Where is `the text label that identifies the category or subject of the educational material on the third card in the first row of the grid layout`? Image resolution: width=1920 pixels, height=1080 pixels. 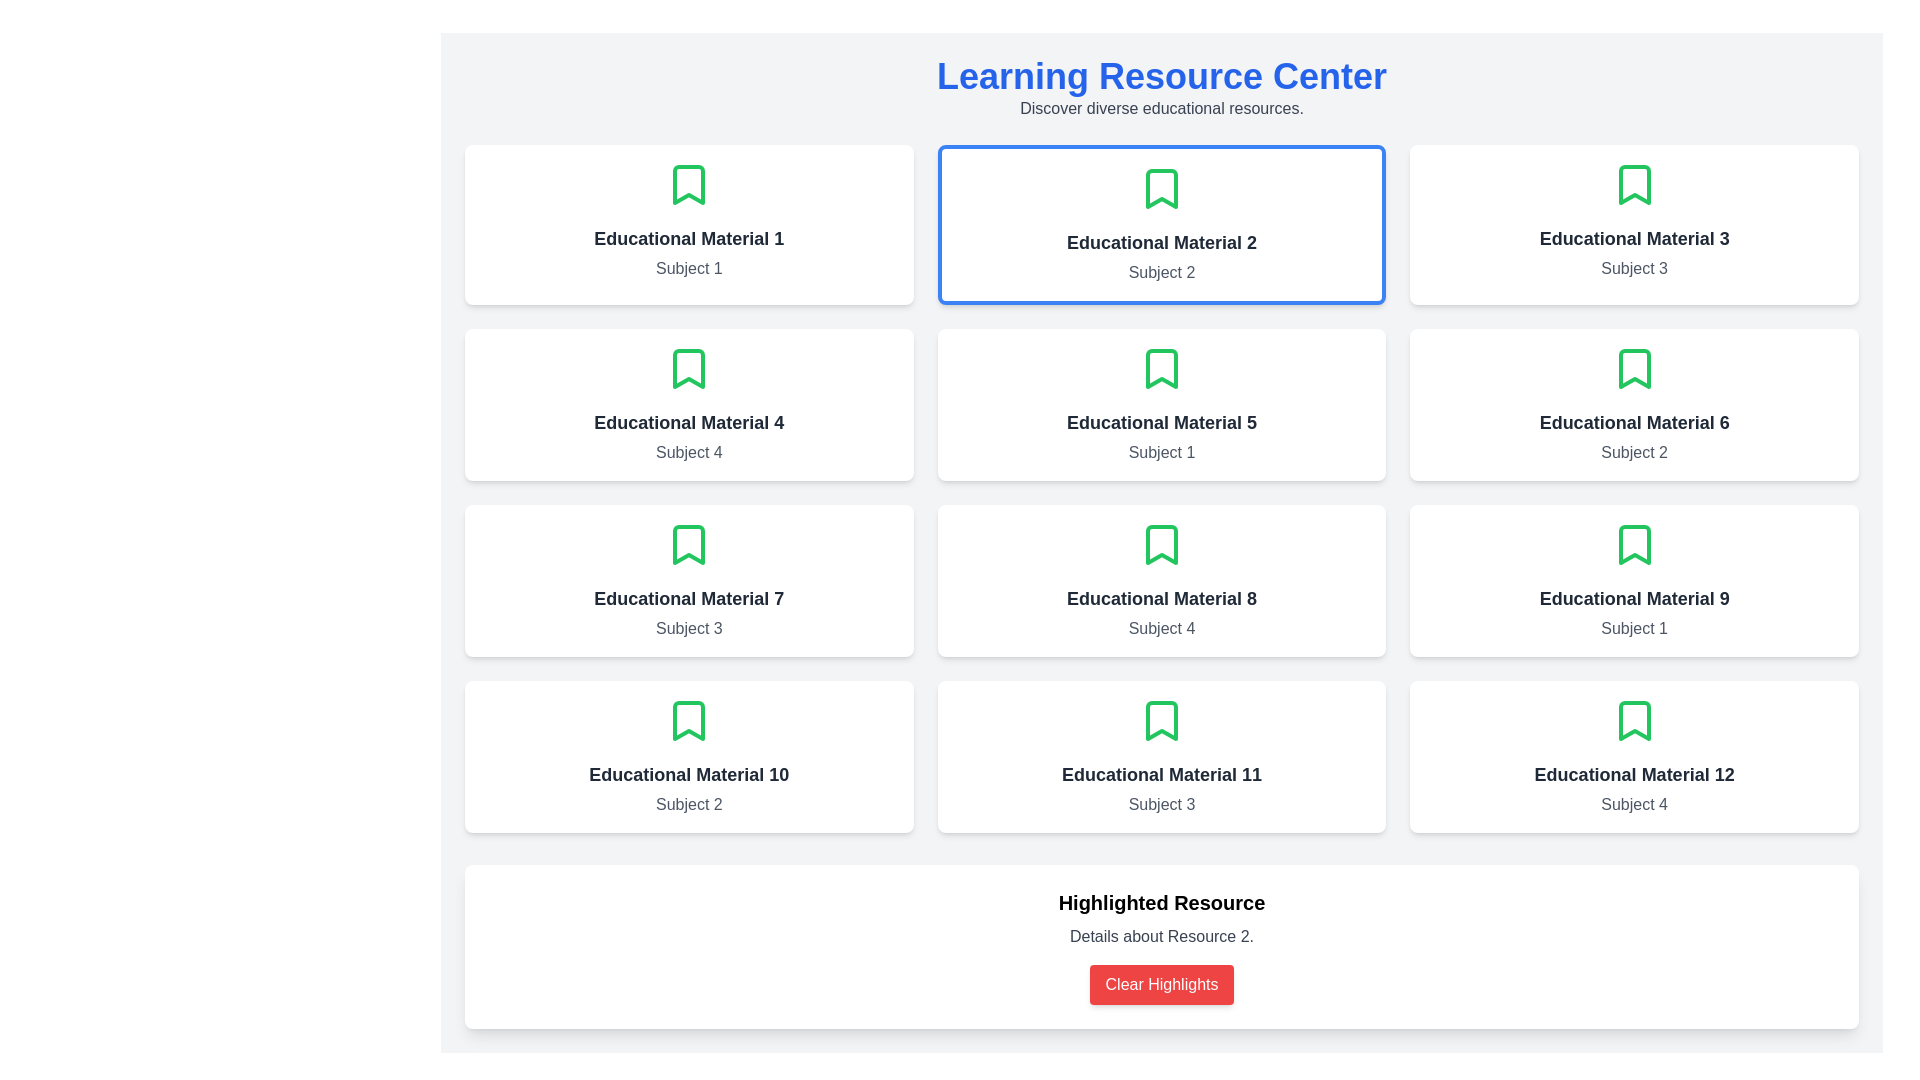
the text label that identifies the category or subject of the educational material on the third card in the first row of the grid layout is located at coordinates (1634, 268).